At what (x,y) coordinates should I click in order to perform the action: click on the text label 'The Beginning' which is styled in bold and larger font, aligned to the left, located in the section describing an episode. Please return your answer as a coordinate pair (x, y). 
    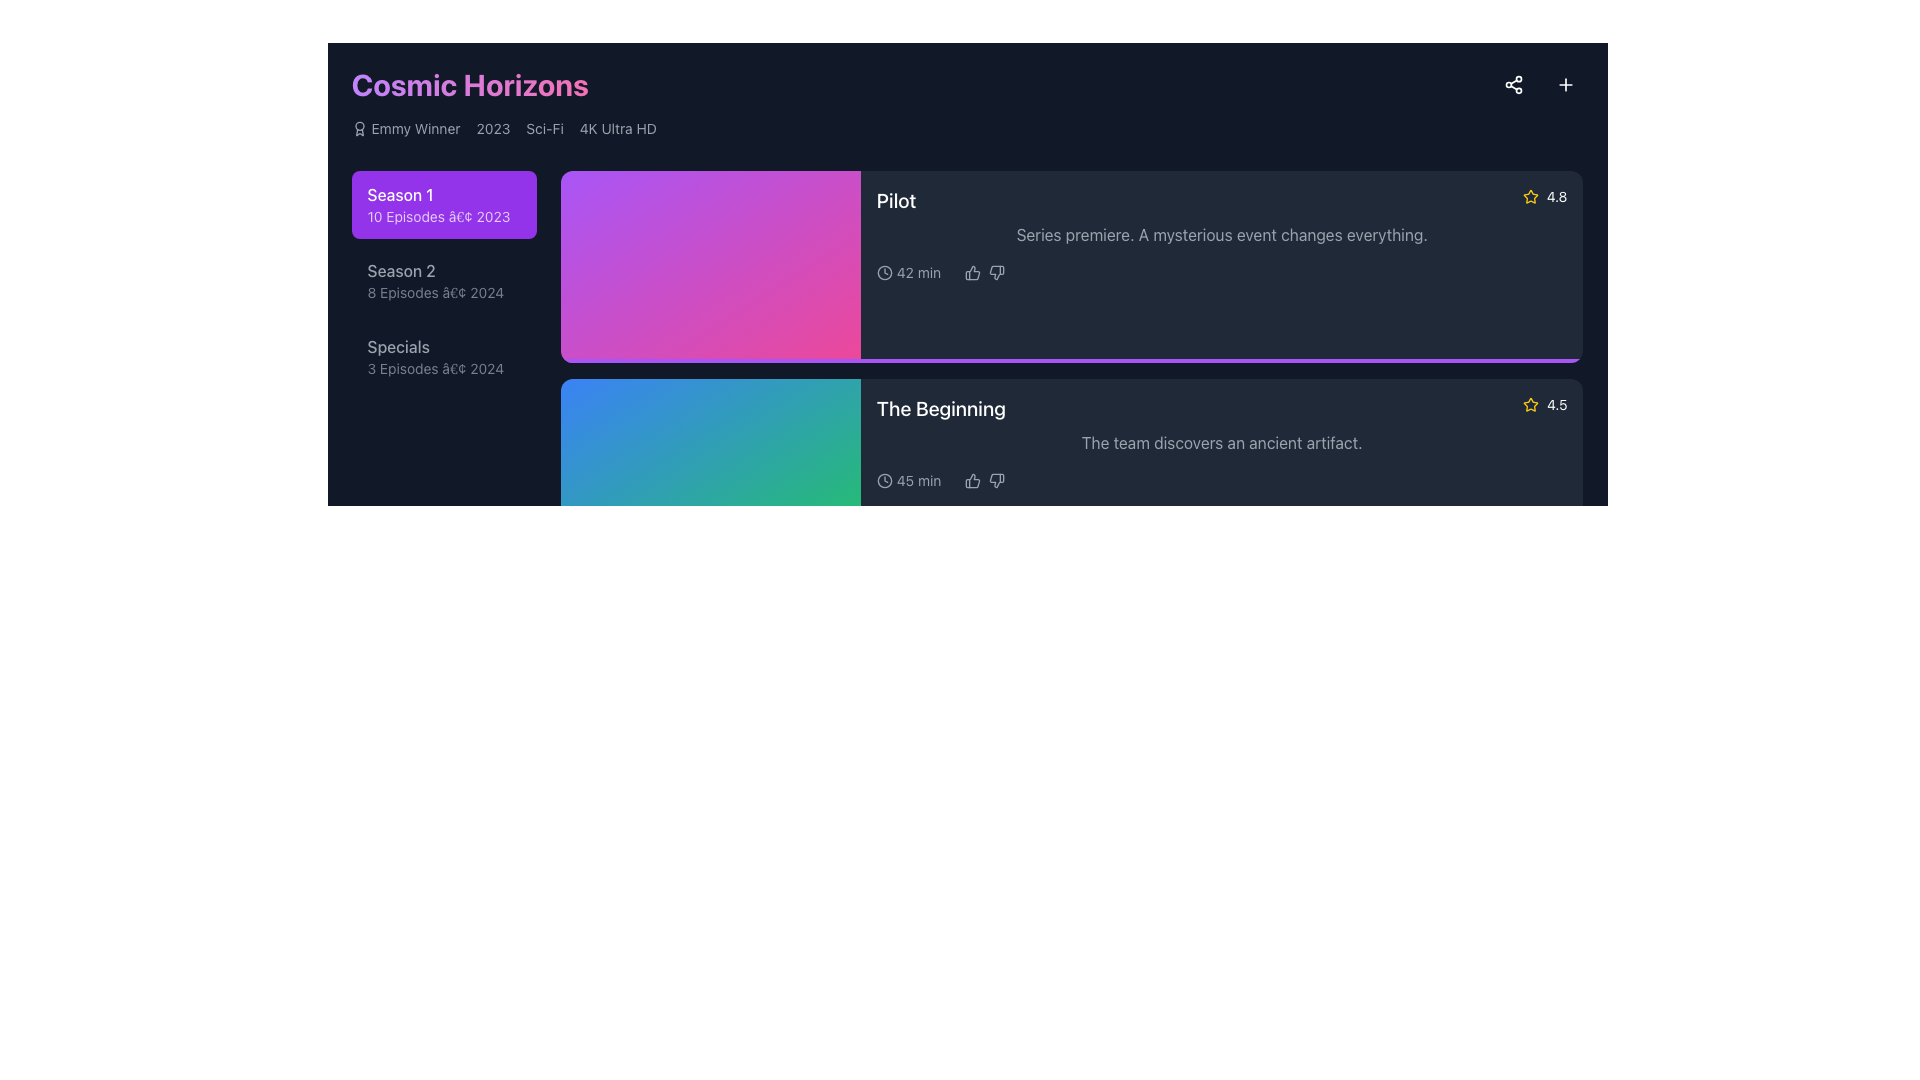
    Looking at the image, I should click on (940, 407).